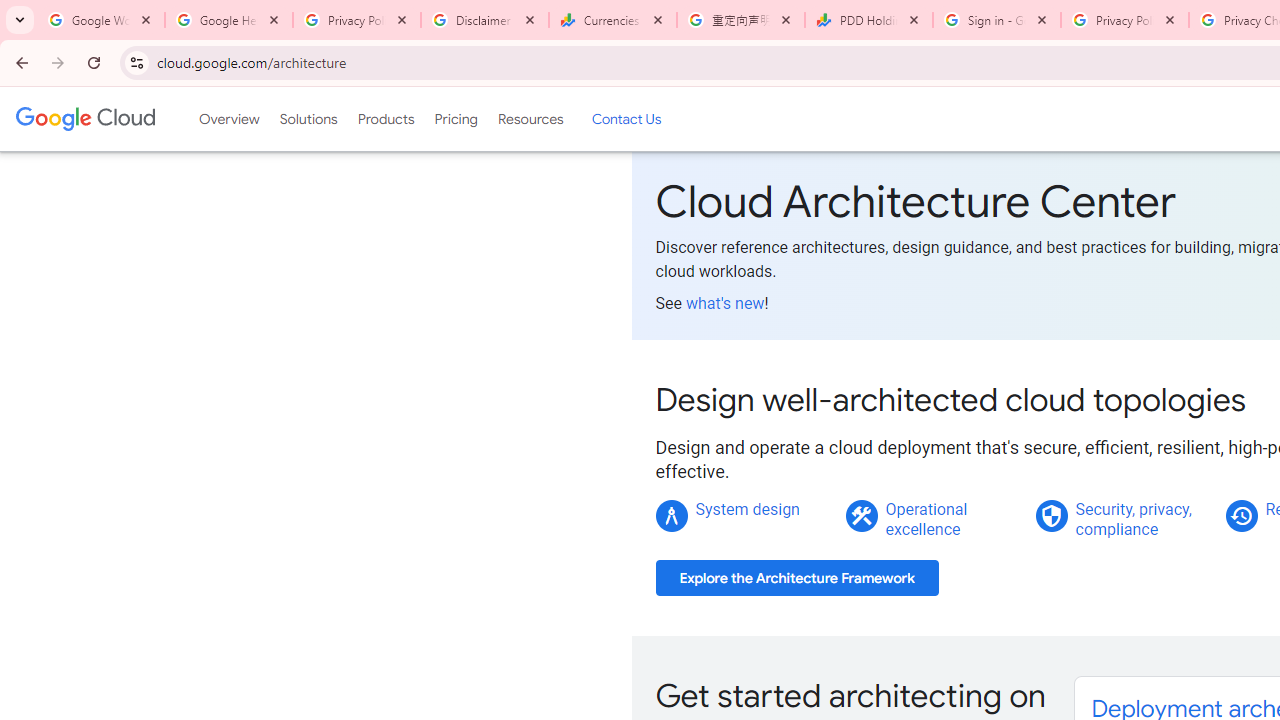  I want to click on 'Google Cloud', so click(84, 119).